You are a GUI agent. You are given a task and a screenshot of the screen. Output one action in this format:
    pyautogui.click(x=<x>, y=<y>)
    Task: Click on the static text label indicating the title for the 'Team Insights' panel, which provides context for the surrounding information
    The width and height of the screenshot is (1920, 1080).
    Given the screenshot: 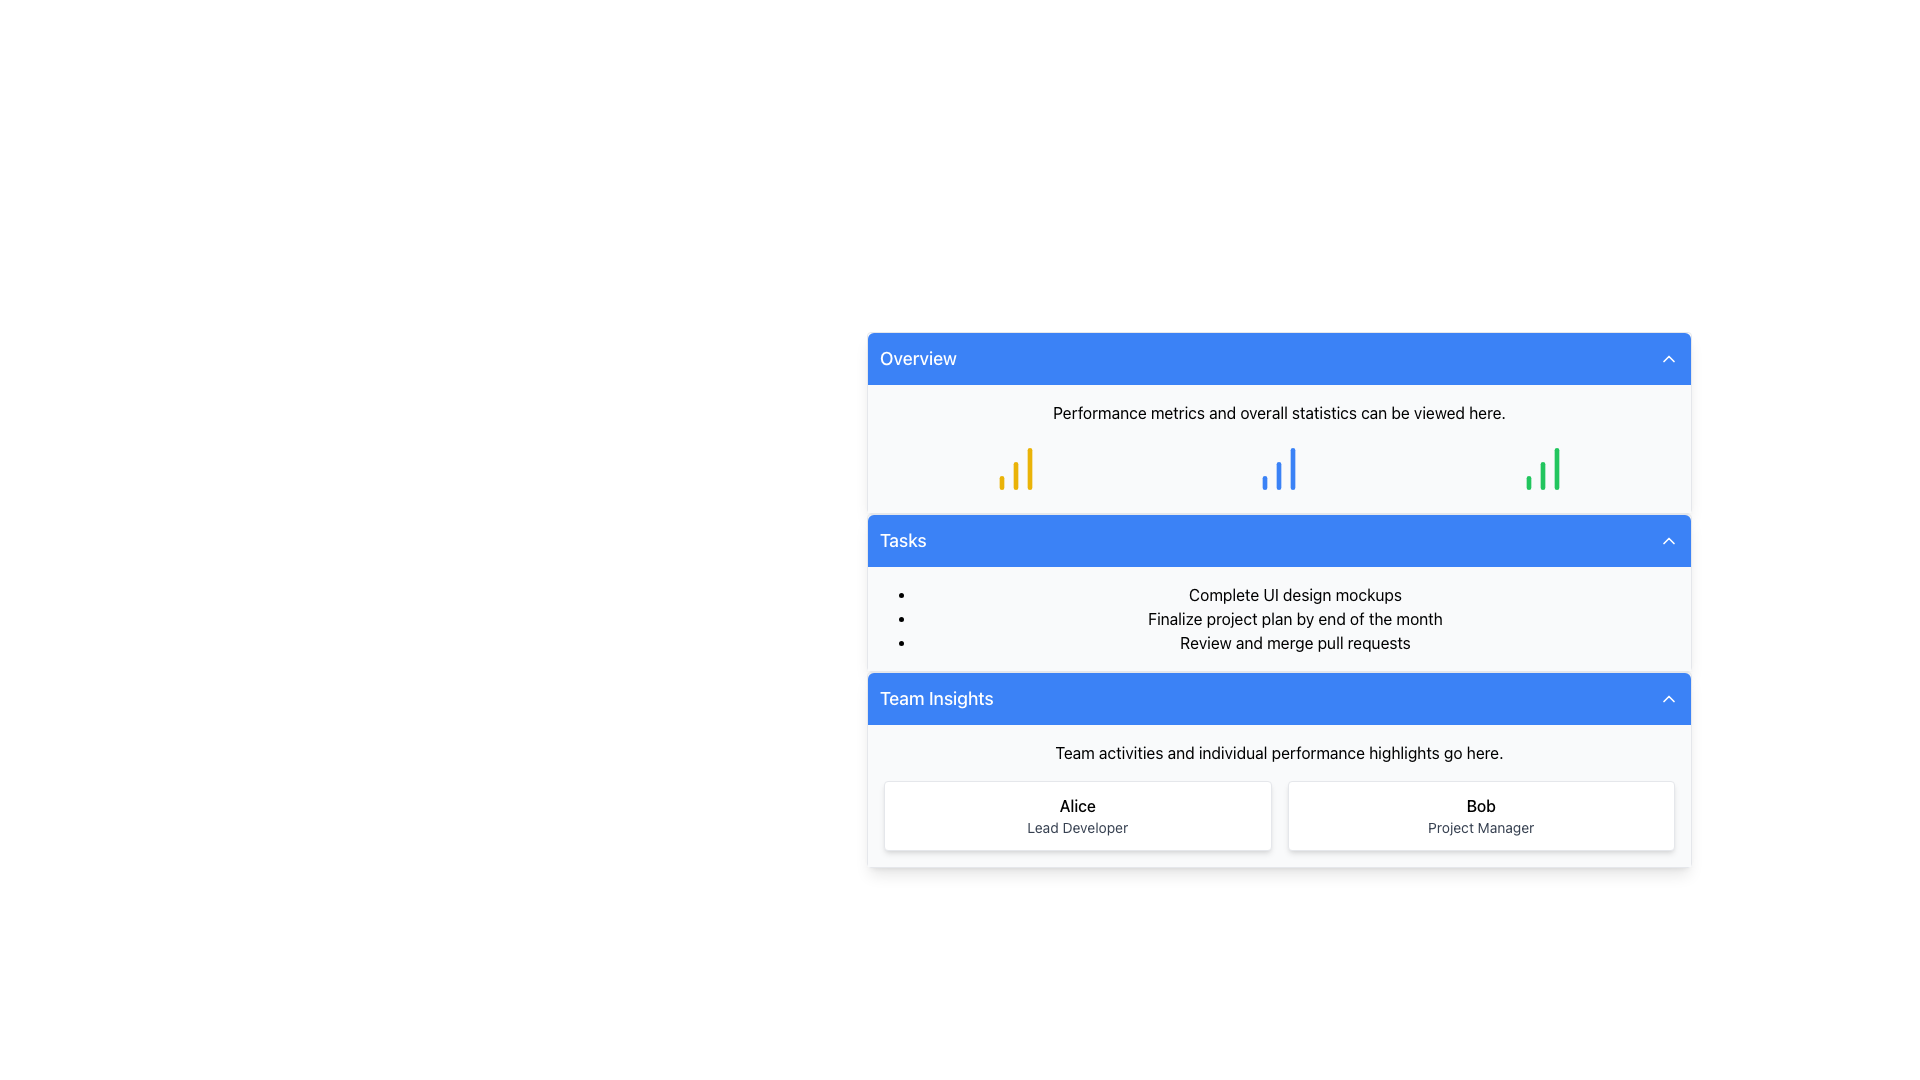 What is the action you would take?
    pyautogui.click(x=935, y=697)
    